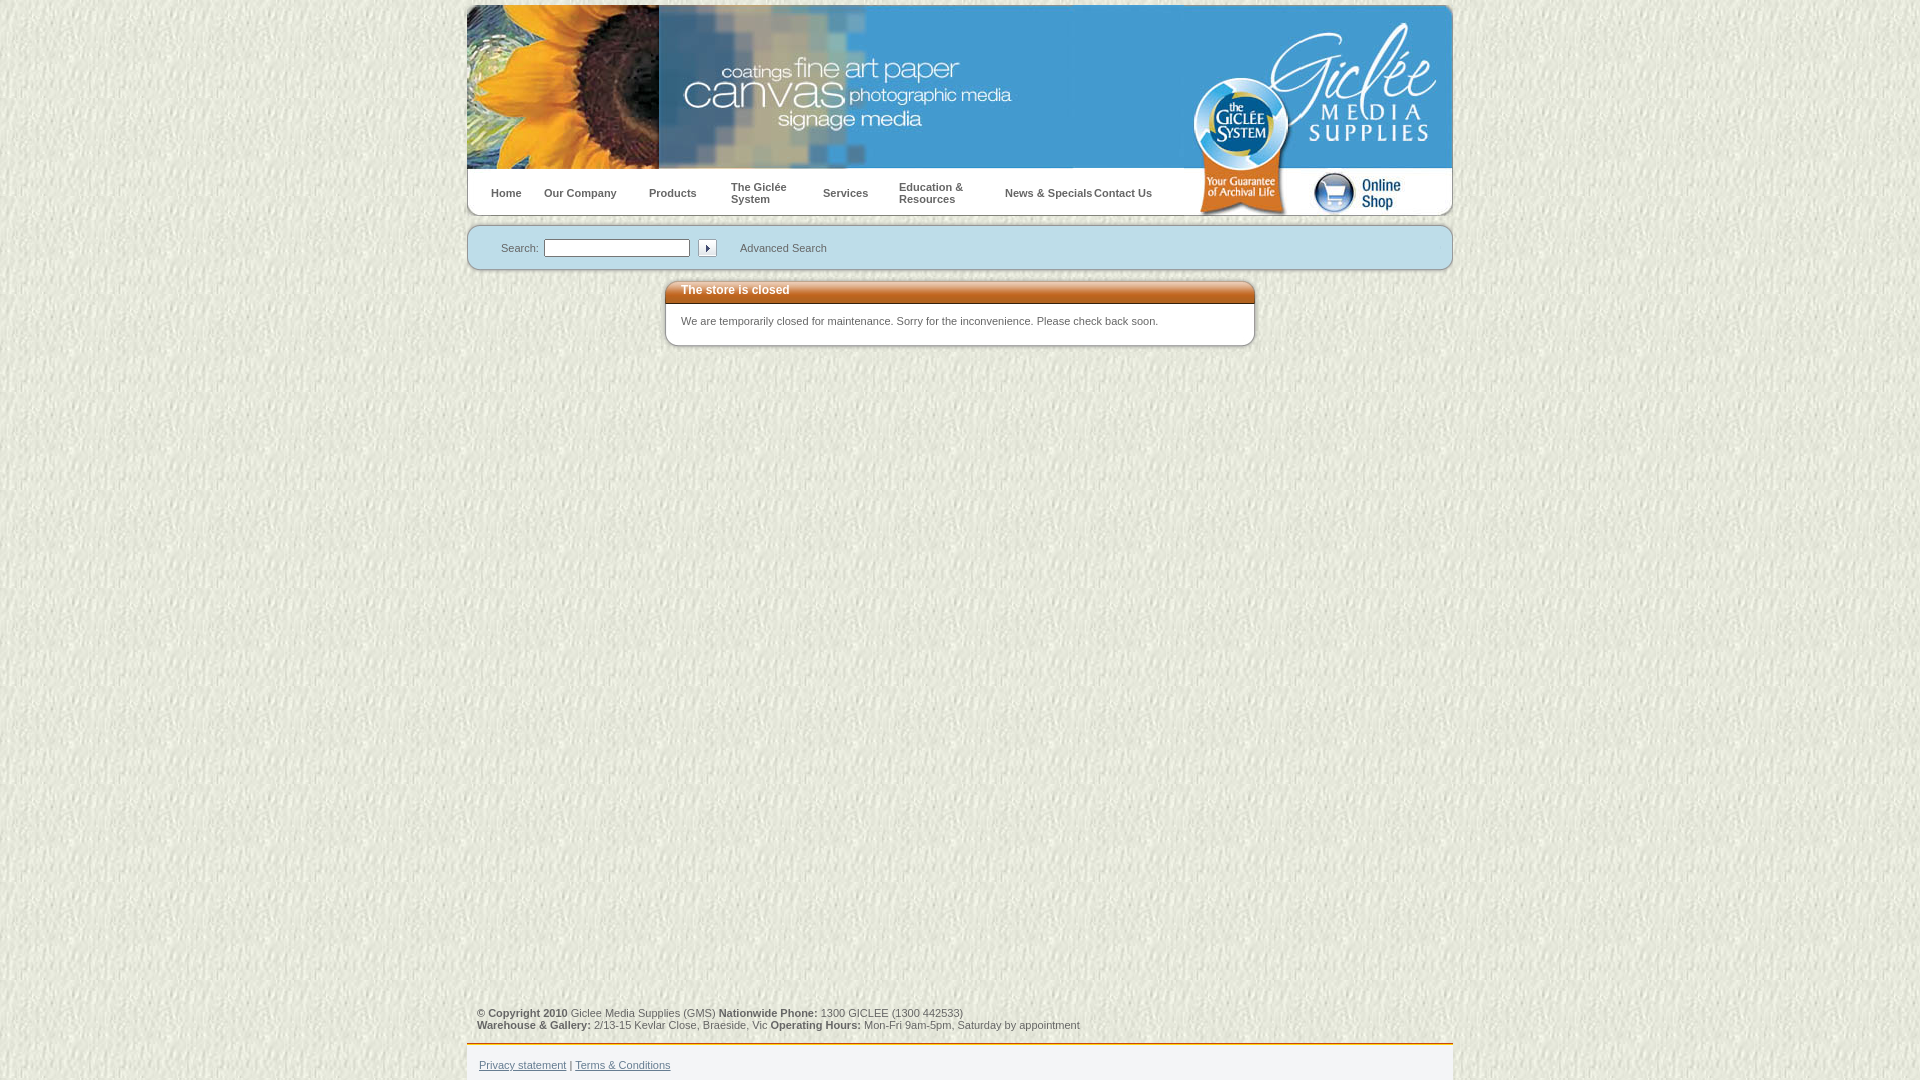  What do you see at coordinates (621, 1063) in the screenshot?
I see `'Terms & Conditions'` at bounding box center [621, 1063].